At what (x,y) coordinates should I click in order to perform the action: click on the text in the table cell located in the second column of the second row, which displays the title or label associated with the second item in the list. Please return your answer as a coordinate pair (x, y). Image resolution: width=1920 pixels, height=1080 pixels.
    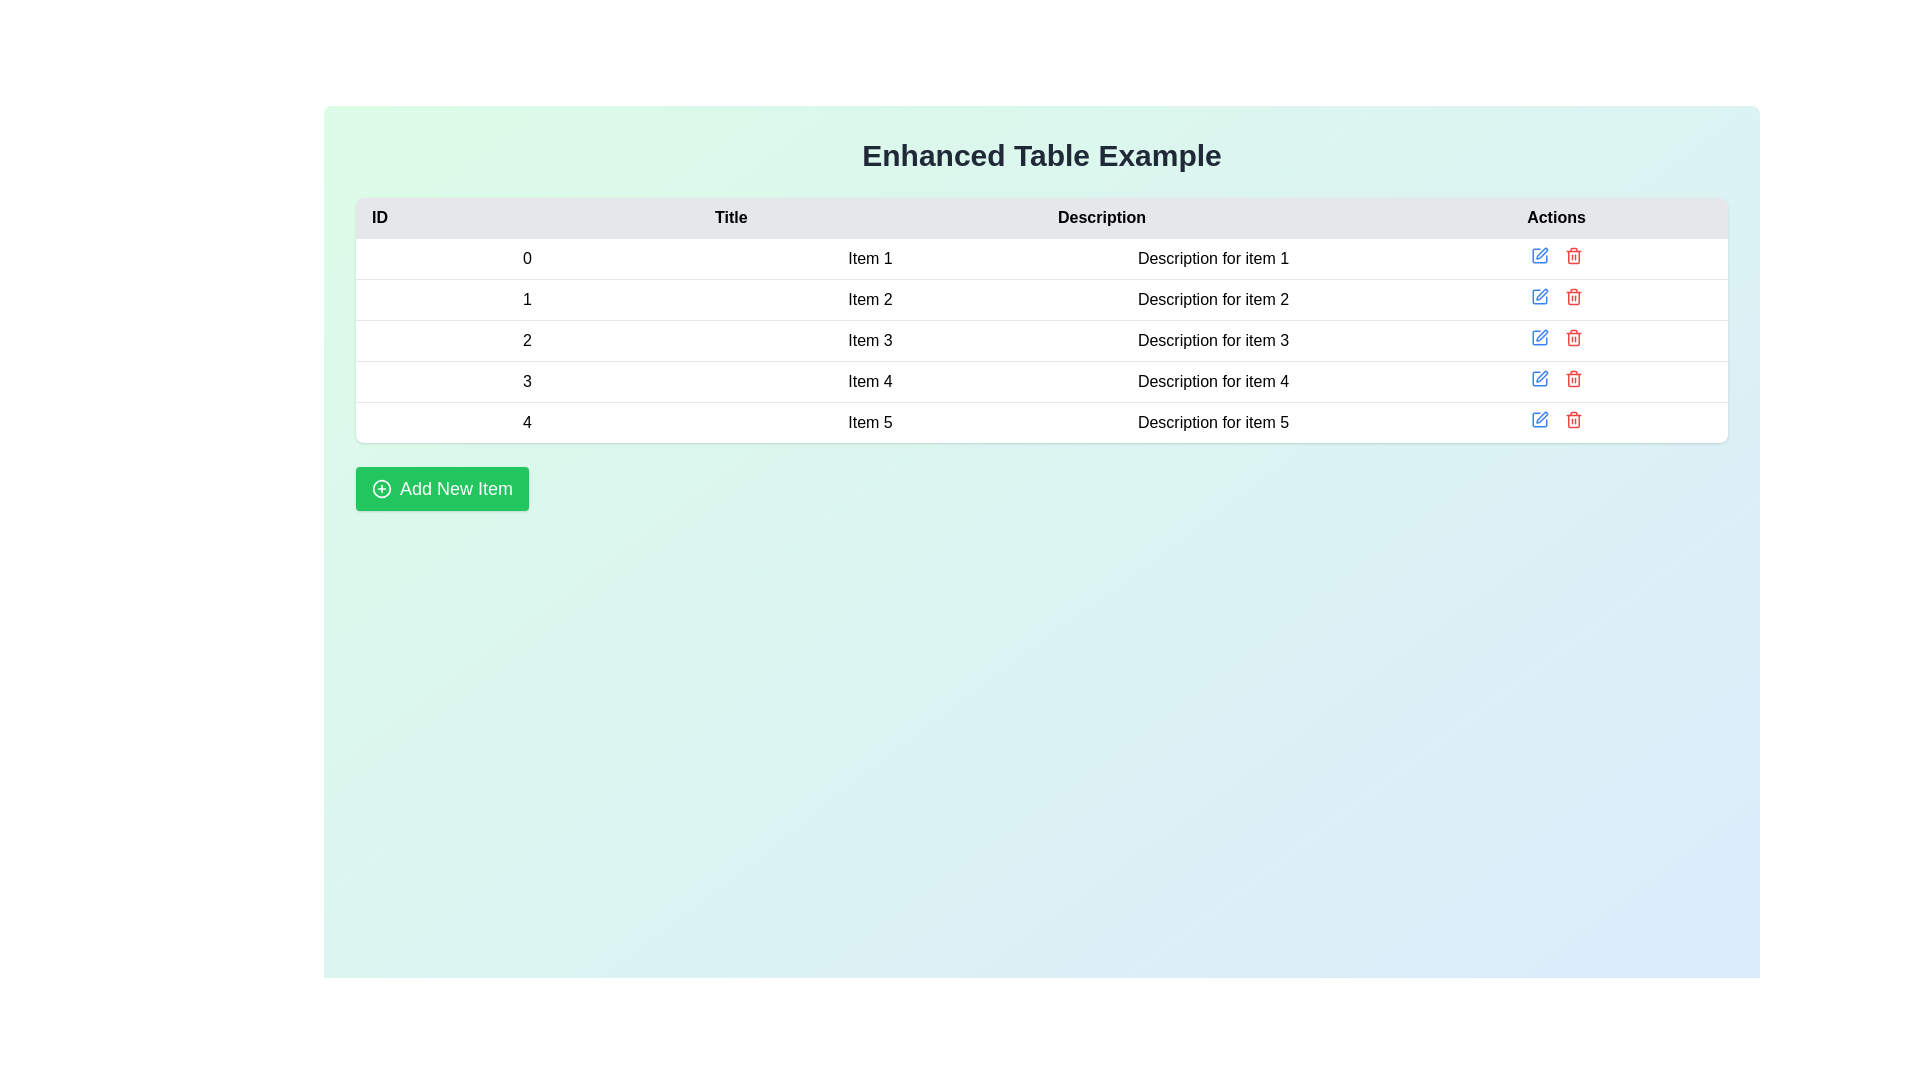
    Looking at the image, I should click on (870, 300).